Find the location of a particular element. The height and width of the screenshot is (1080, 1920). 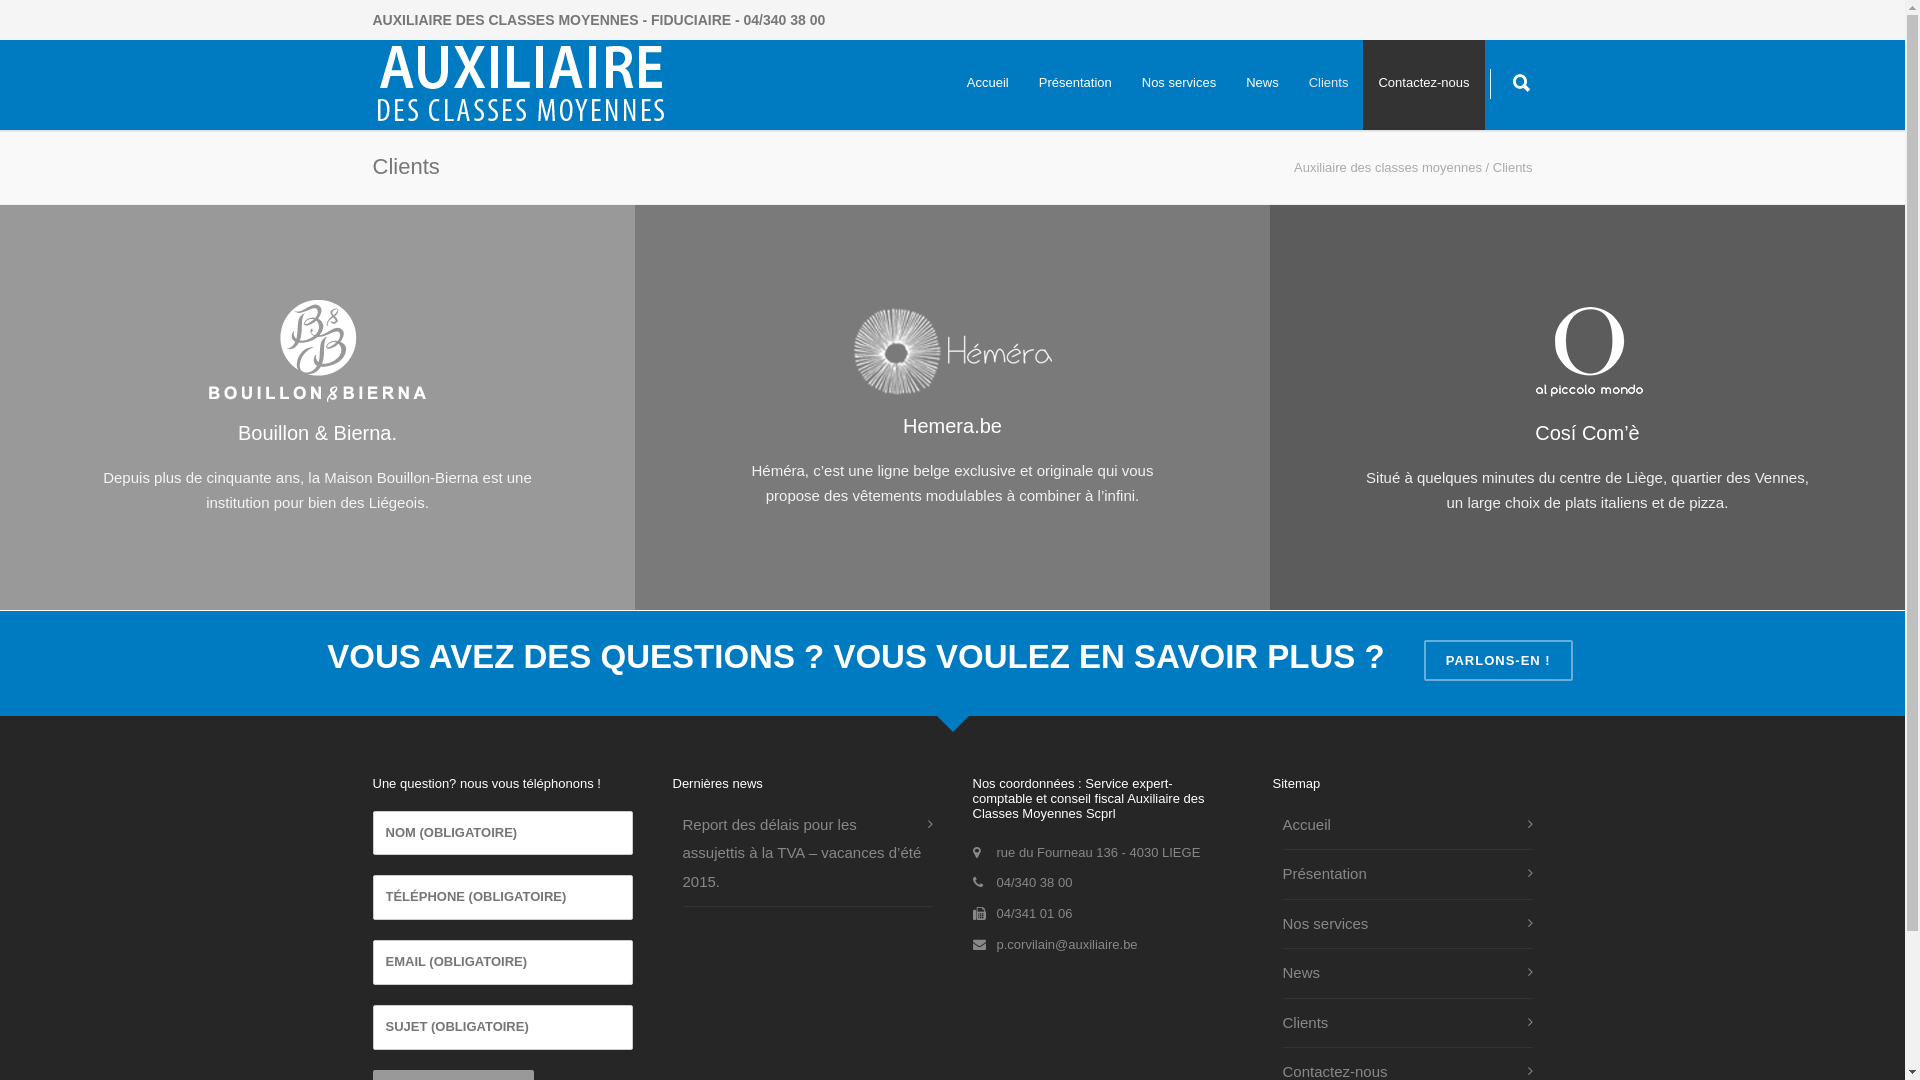

'p.corvilain@auxiliaire.be' is located at coordinates (1065, 944).